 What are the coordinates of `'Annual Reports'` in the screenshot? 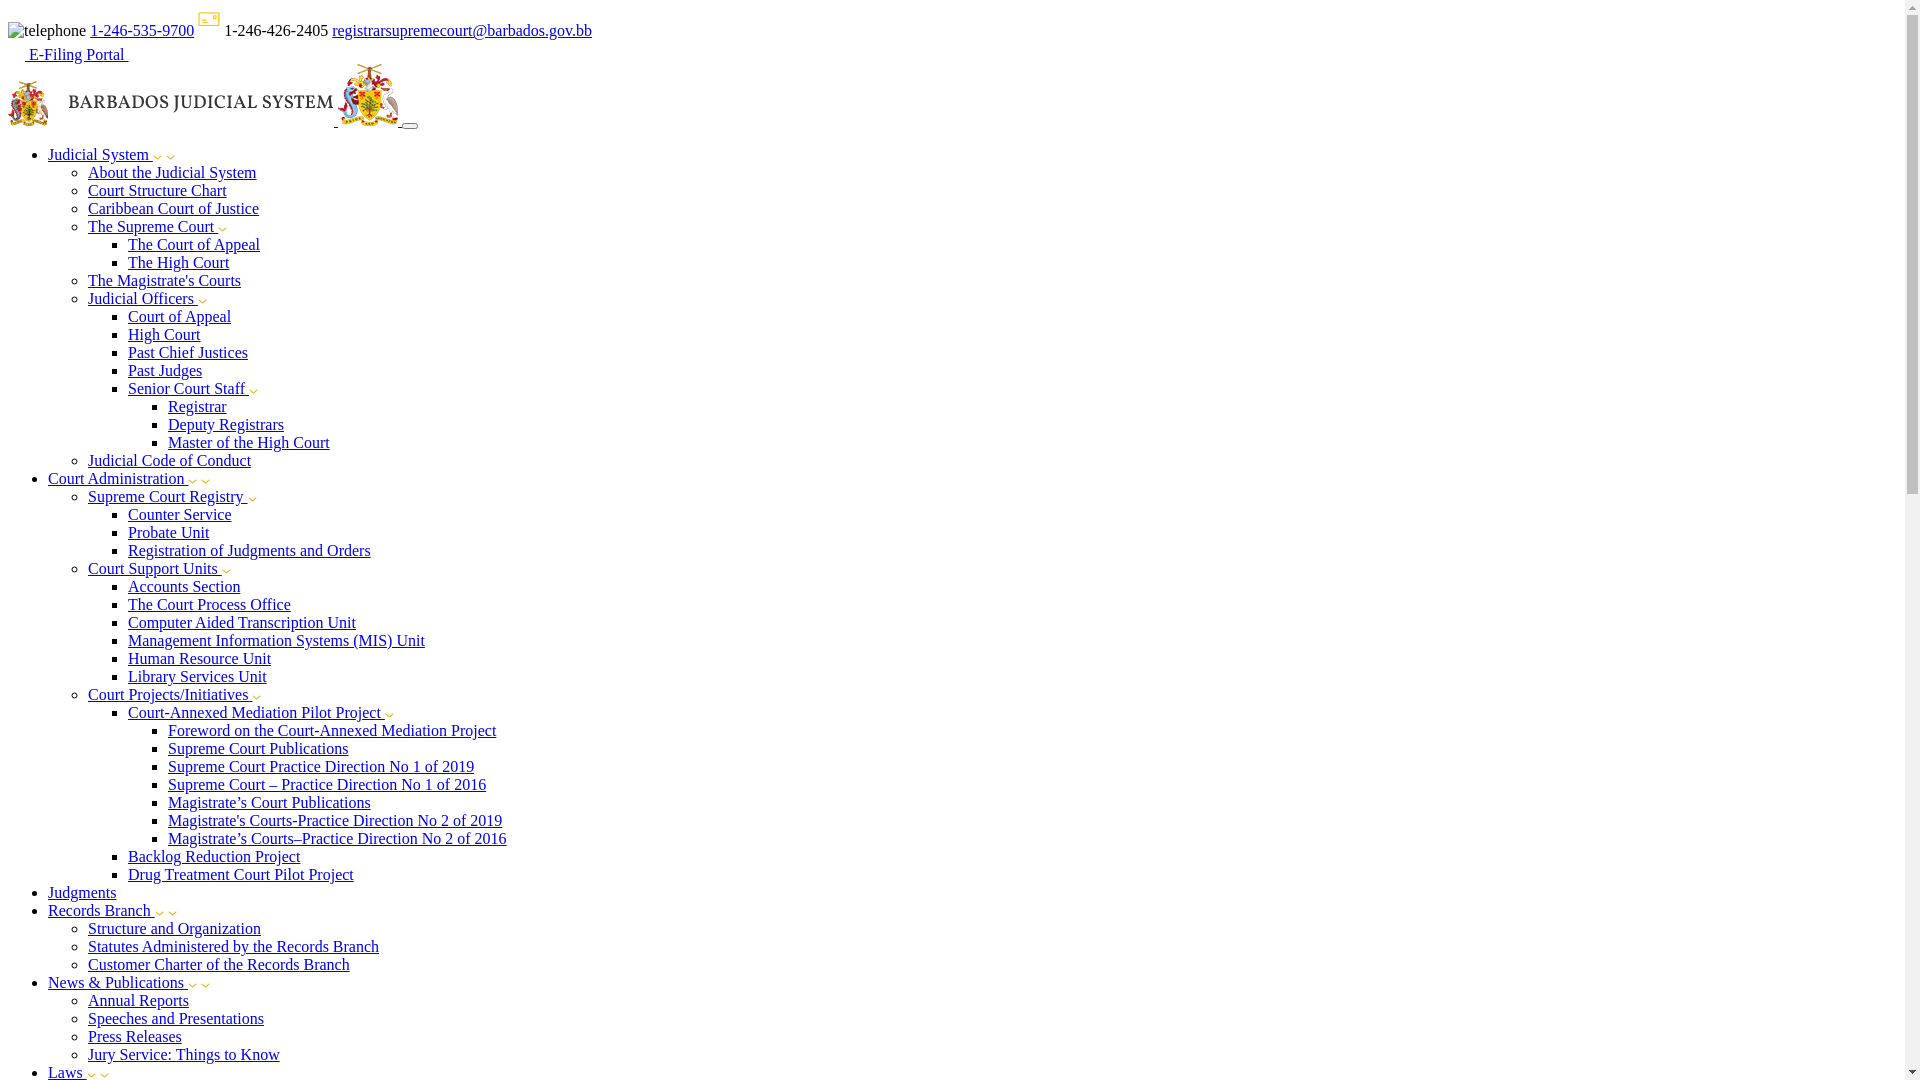 It's located at (137, 1000).